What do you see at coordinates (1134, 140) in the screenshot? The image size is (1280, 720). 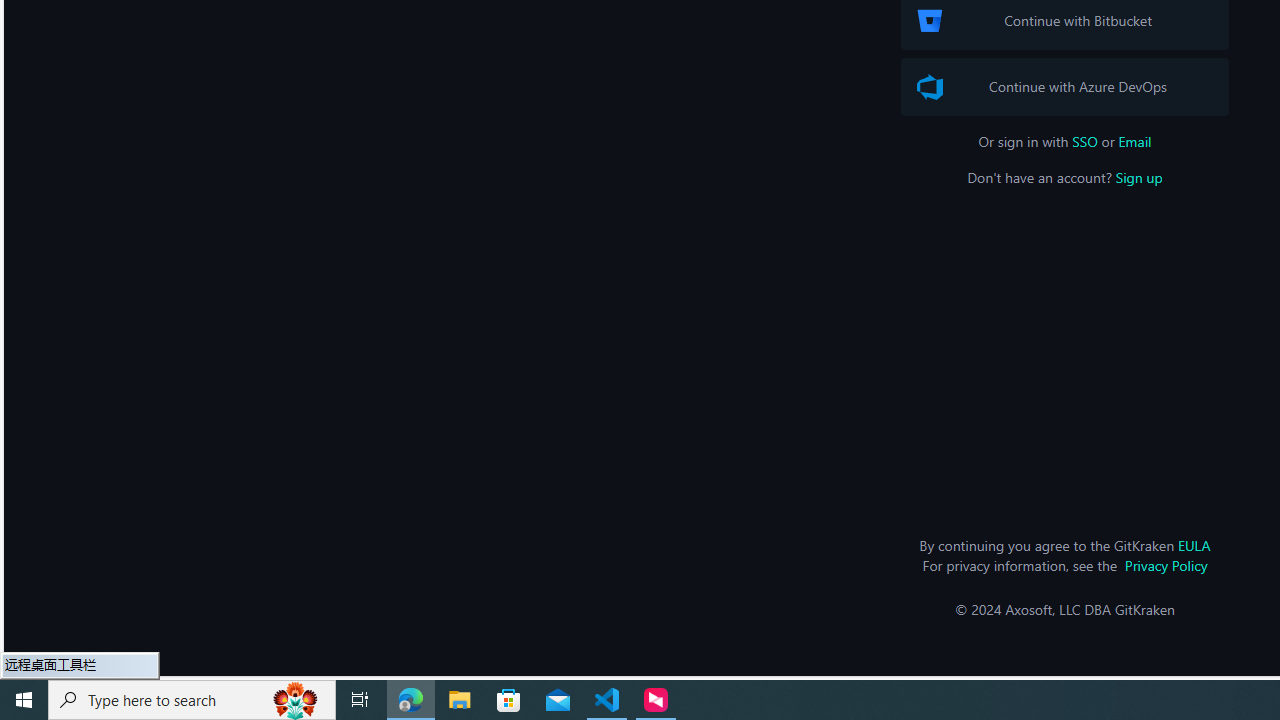 I see `'Email'` at bounding box center [1134, 140].